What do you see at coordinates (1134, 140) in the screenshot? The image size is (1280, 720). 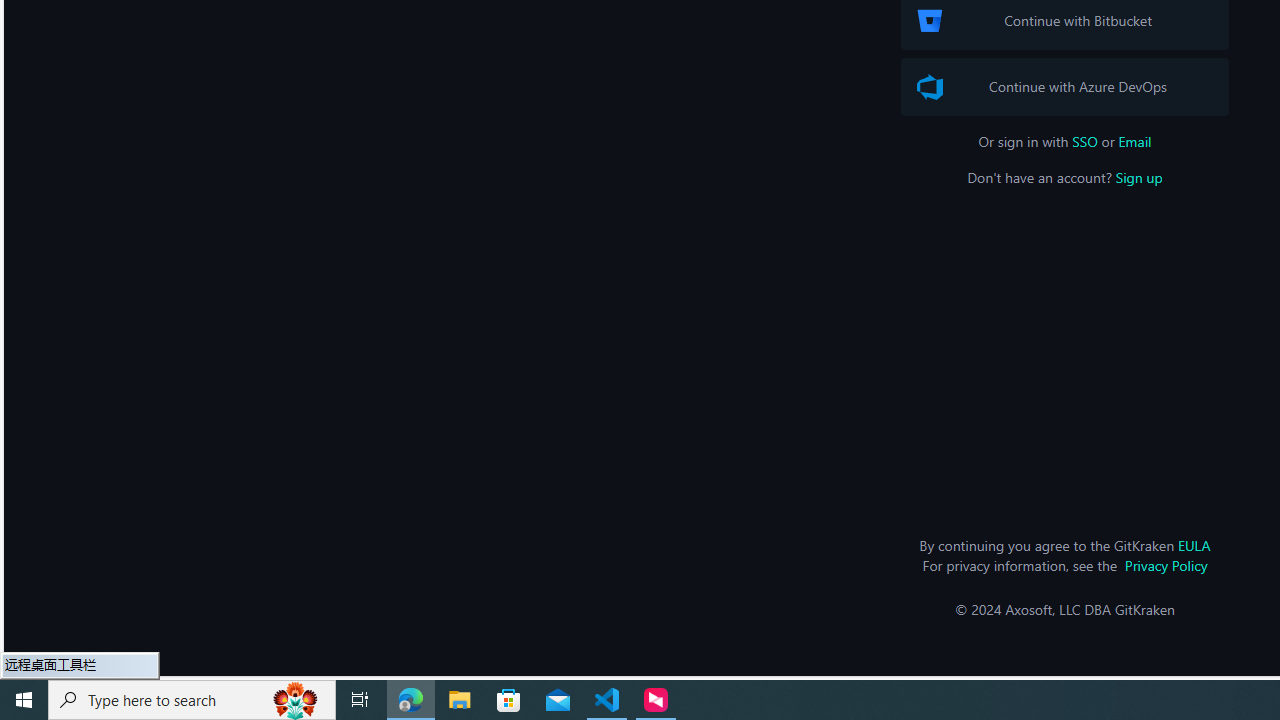 I see `'Email'` at bounding box center [1134, 140].